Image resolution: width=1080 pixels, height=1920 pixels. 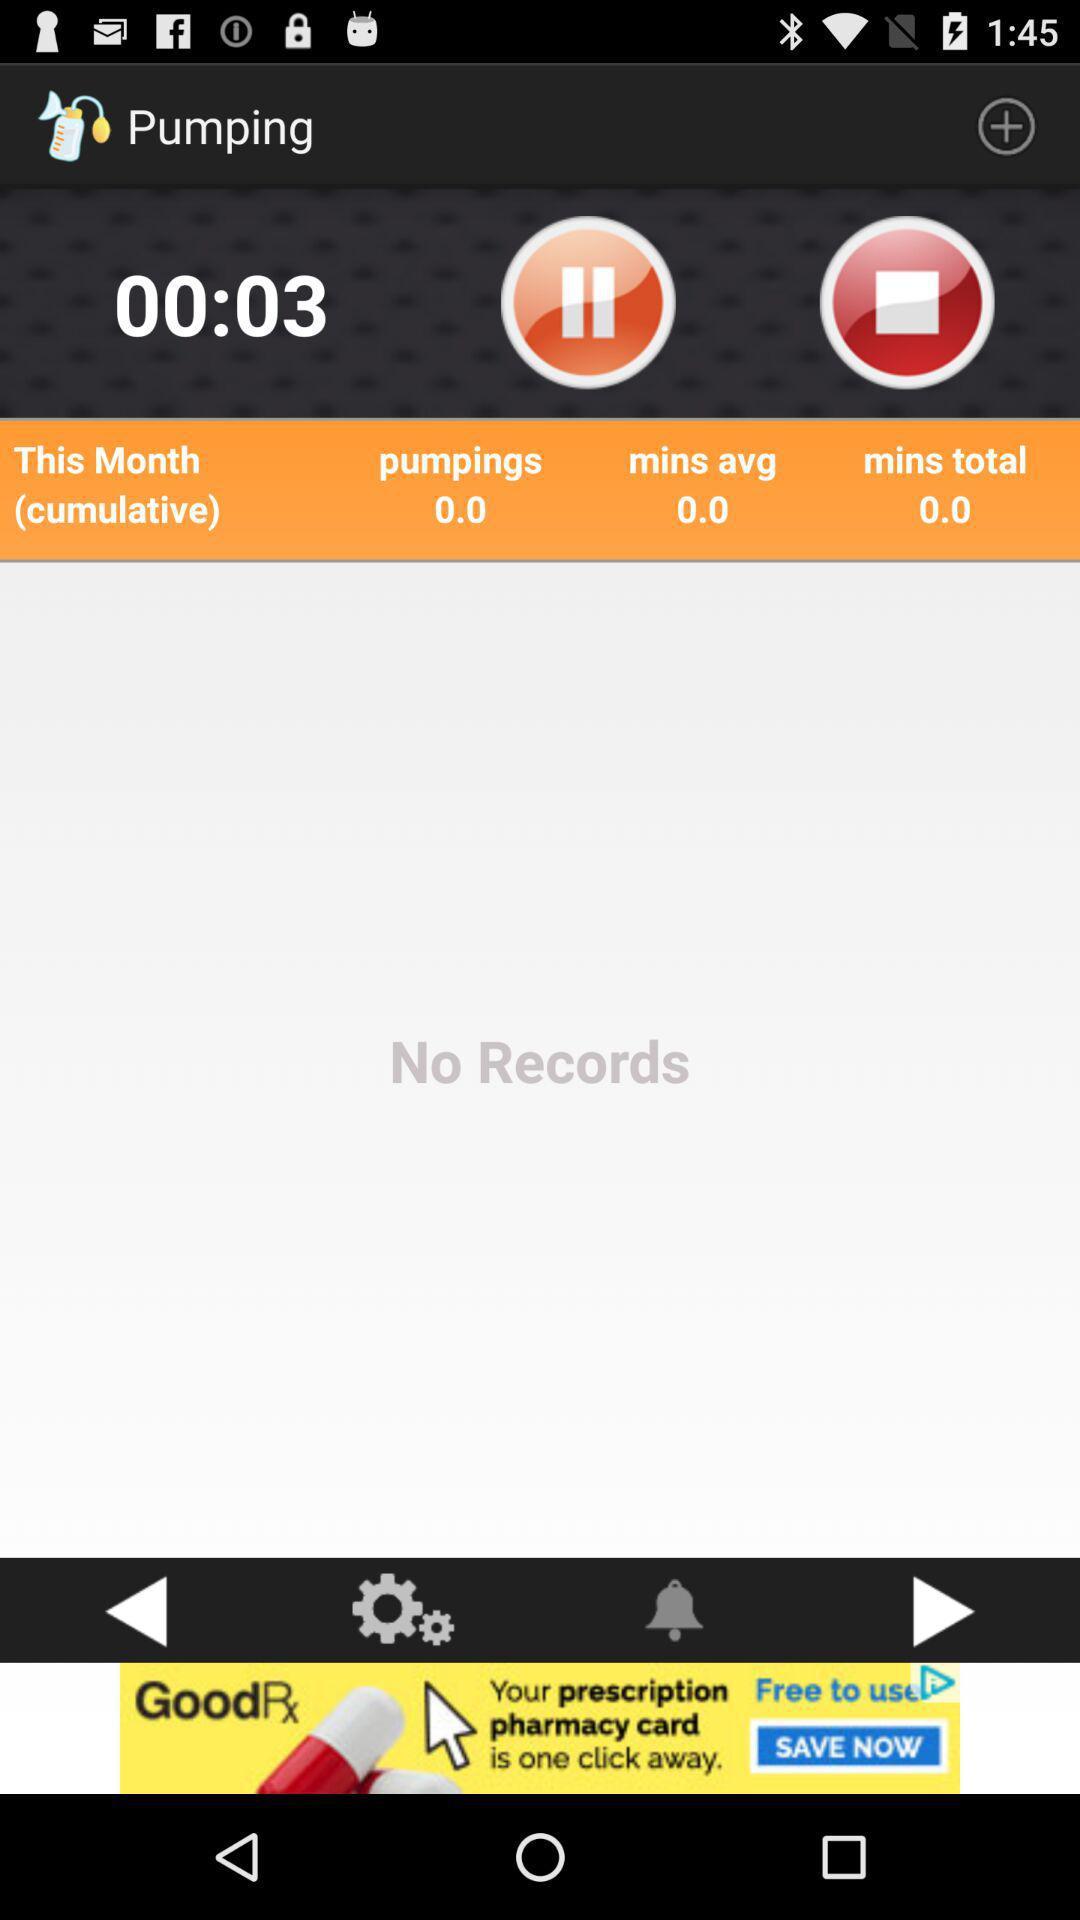 What do you see at coordinates (540, 1727) in the screenshot?
I see `advertisement banner` at bounding box center [540, 1727].